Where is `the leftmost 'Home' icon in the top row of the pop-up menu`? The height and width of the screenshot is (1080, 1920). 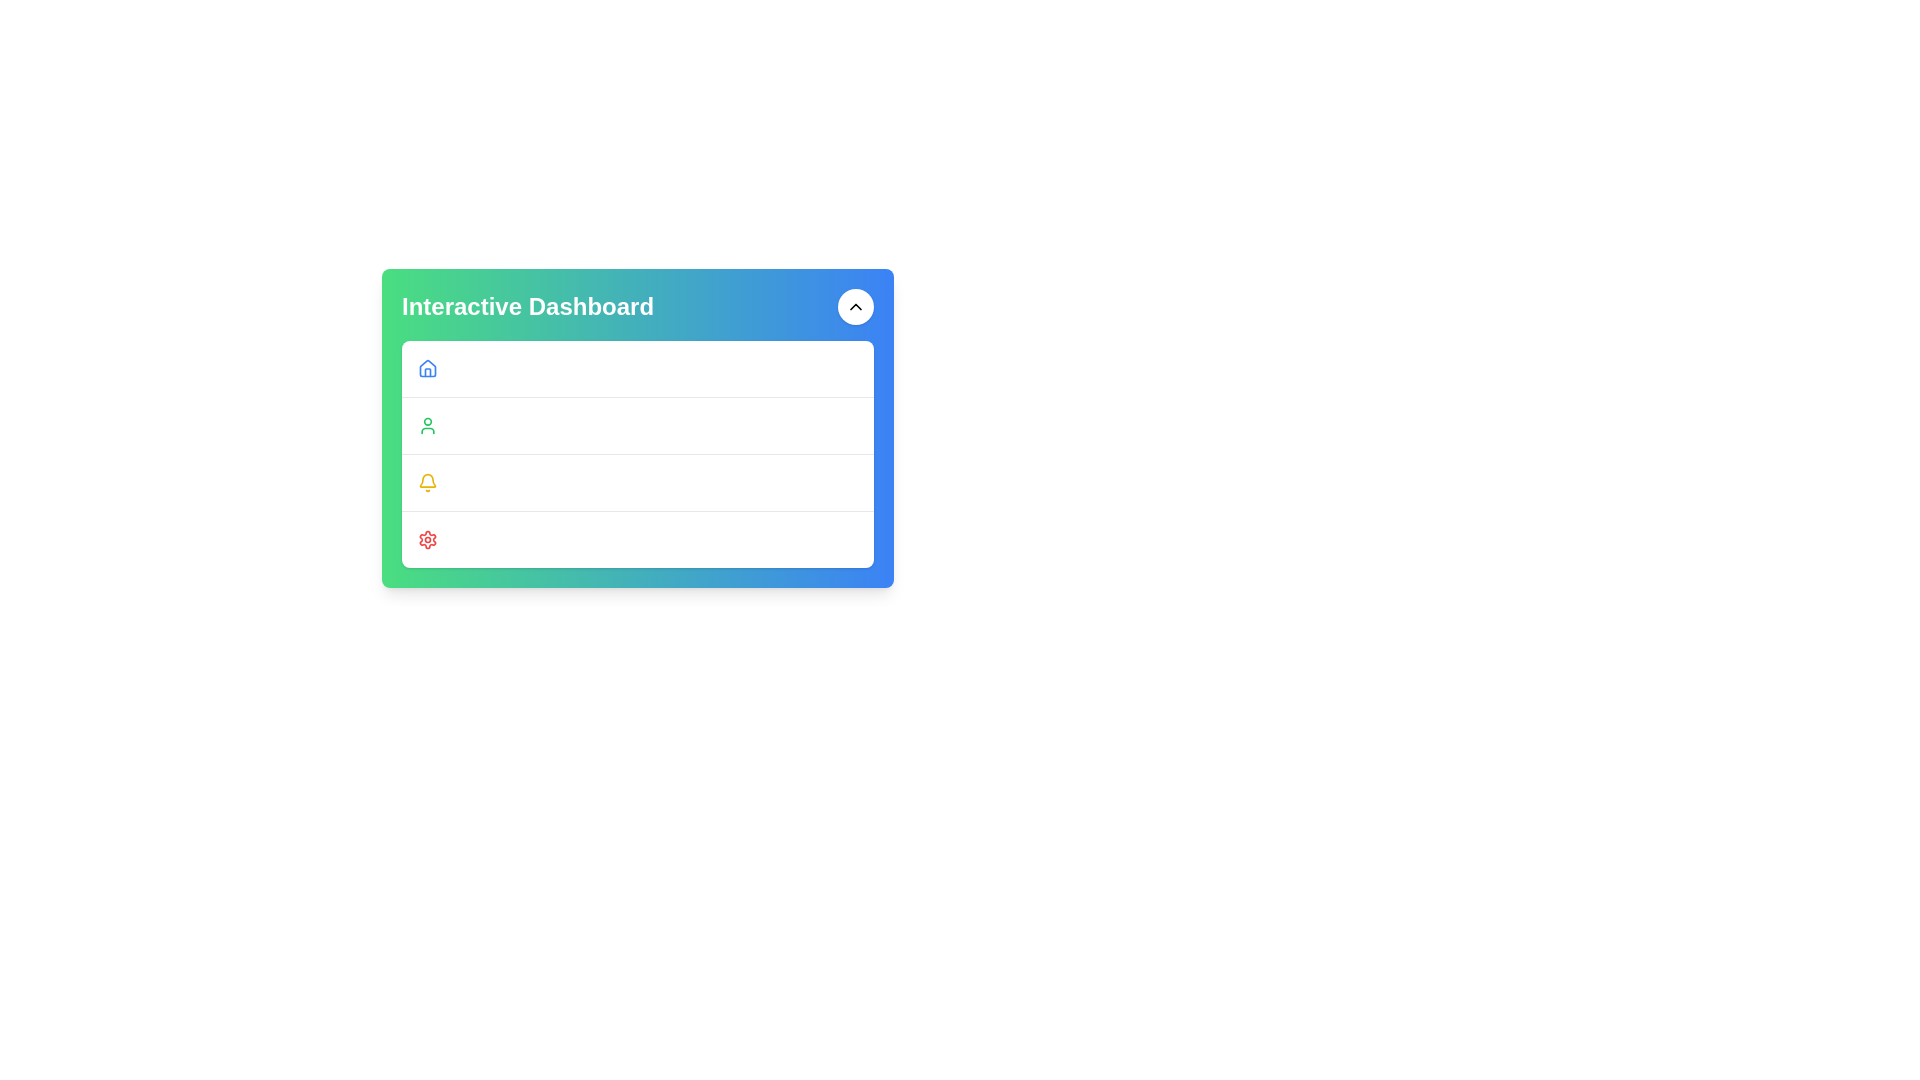 the leftmost 'Home' icon in the top row of the pop-up menu is located at coordinates (426, 369).